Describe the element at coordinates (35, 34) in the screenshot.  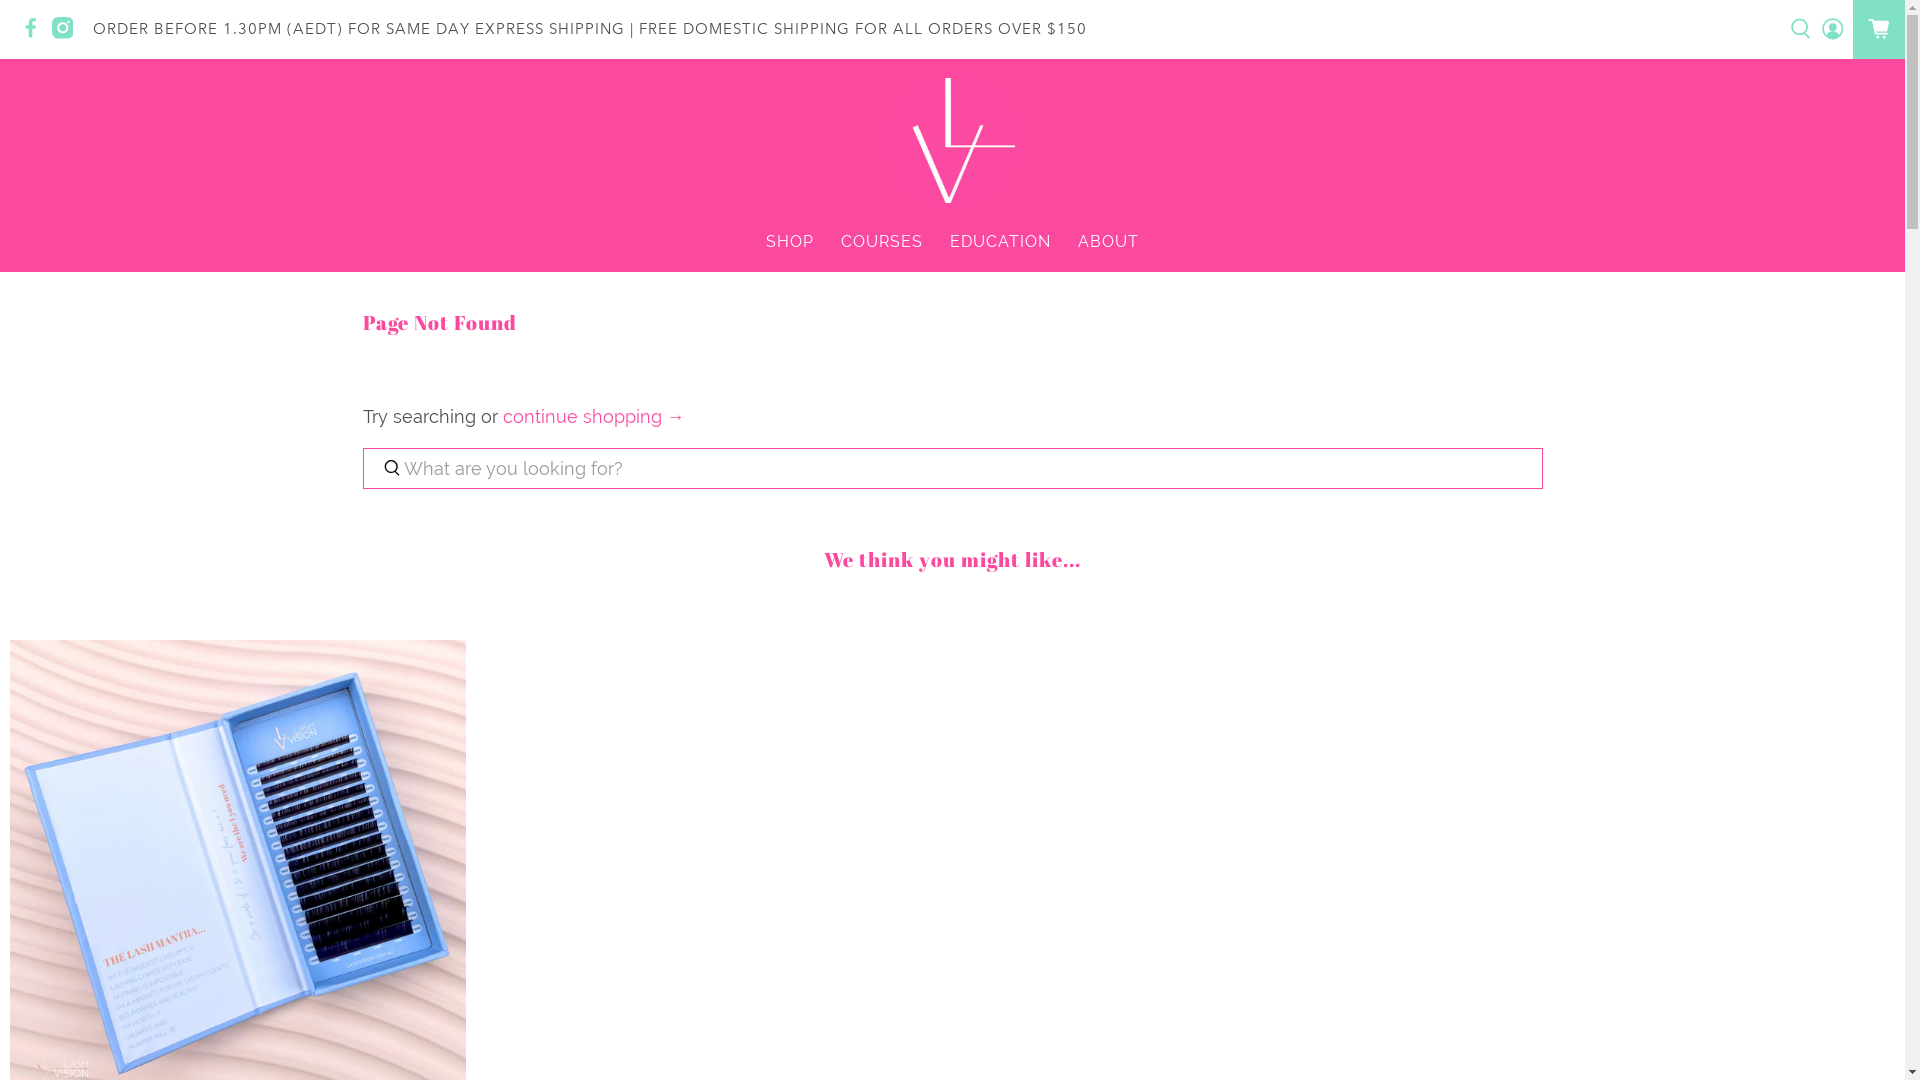
I see `'Lash Vision on Facebook'` at that location.